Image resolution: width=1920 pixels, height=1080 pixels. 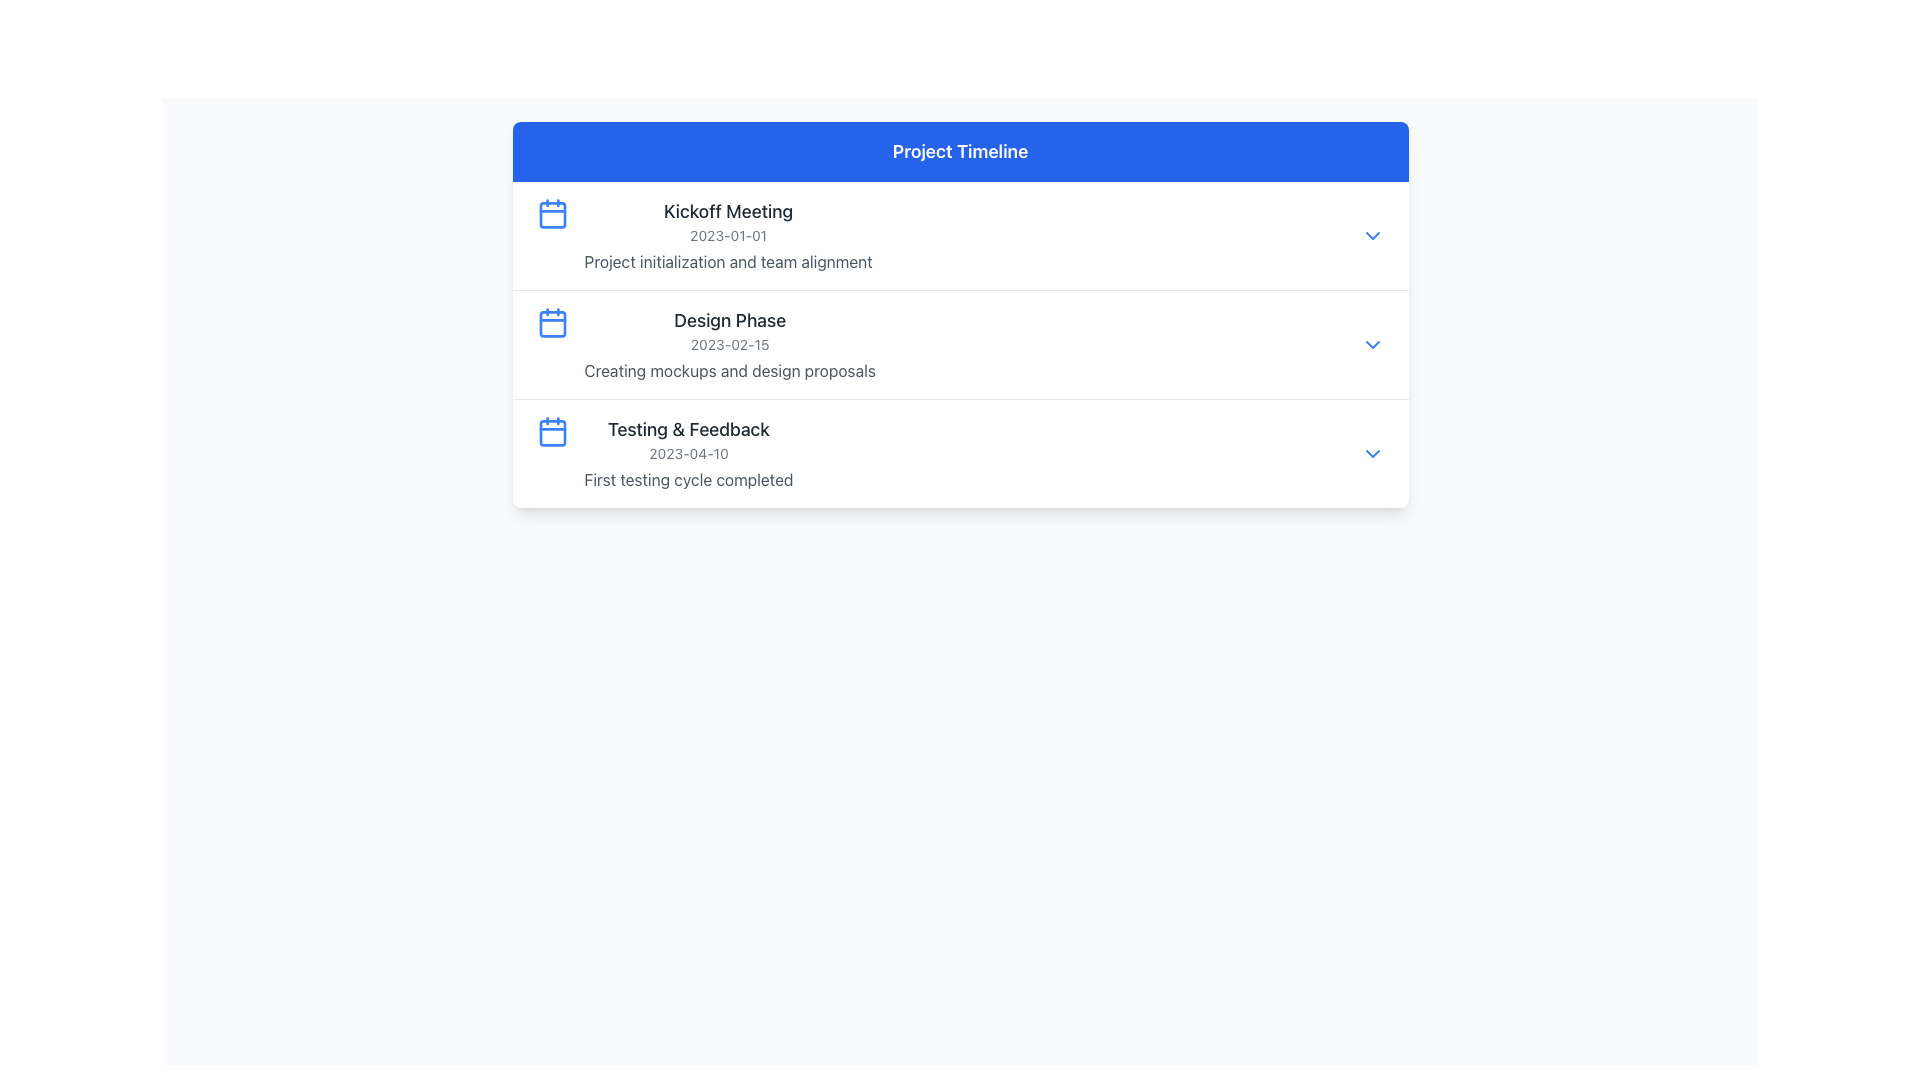 I want to click on event details from the first list item titled 'Kickoff Meeting' in the 'Project Timeline' panel, which includes the date and description, so click(x=960, y=234).